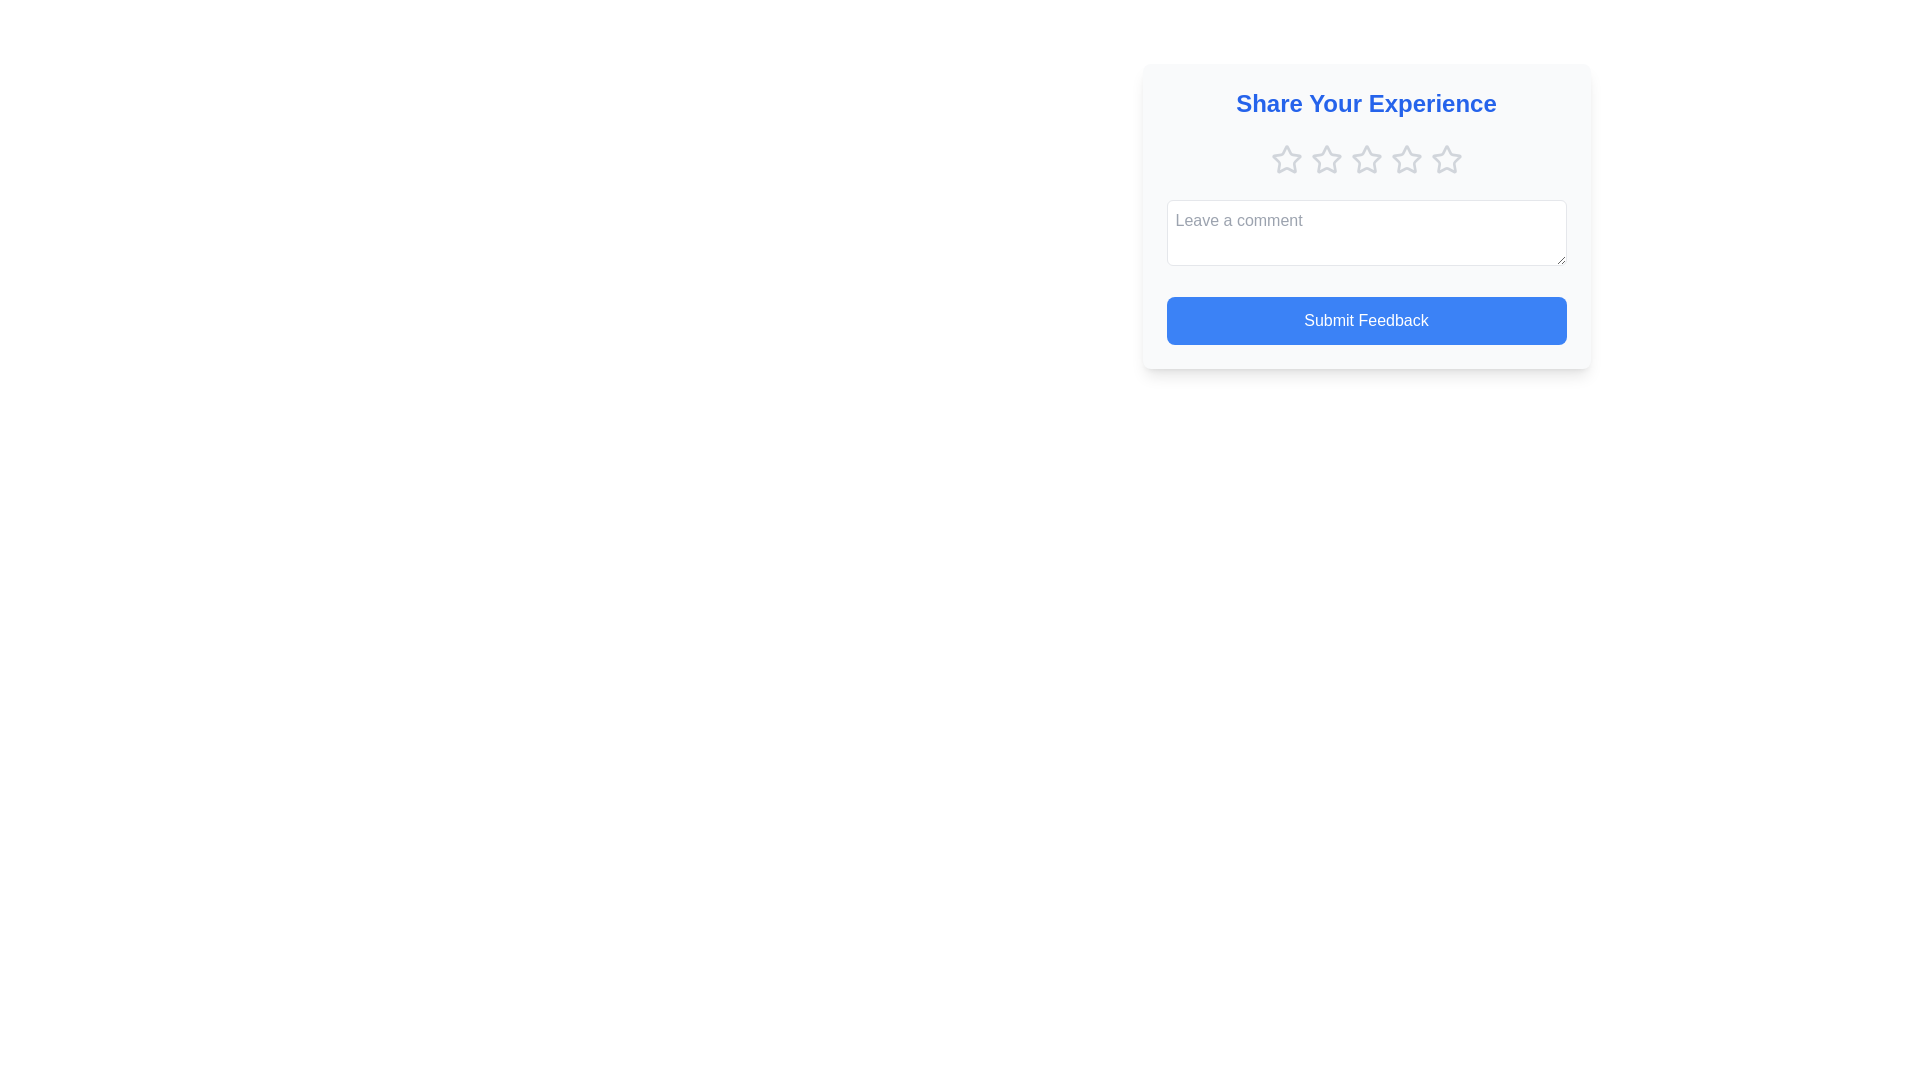 The height and width of the screenshot is (1080, 1920). Describe the element at coordinates (1326, 158) in the screenshot. I see `the third Rating Star Icon, which is part of a horizontal series of five stars used for rating systems` at that location.